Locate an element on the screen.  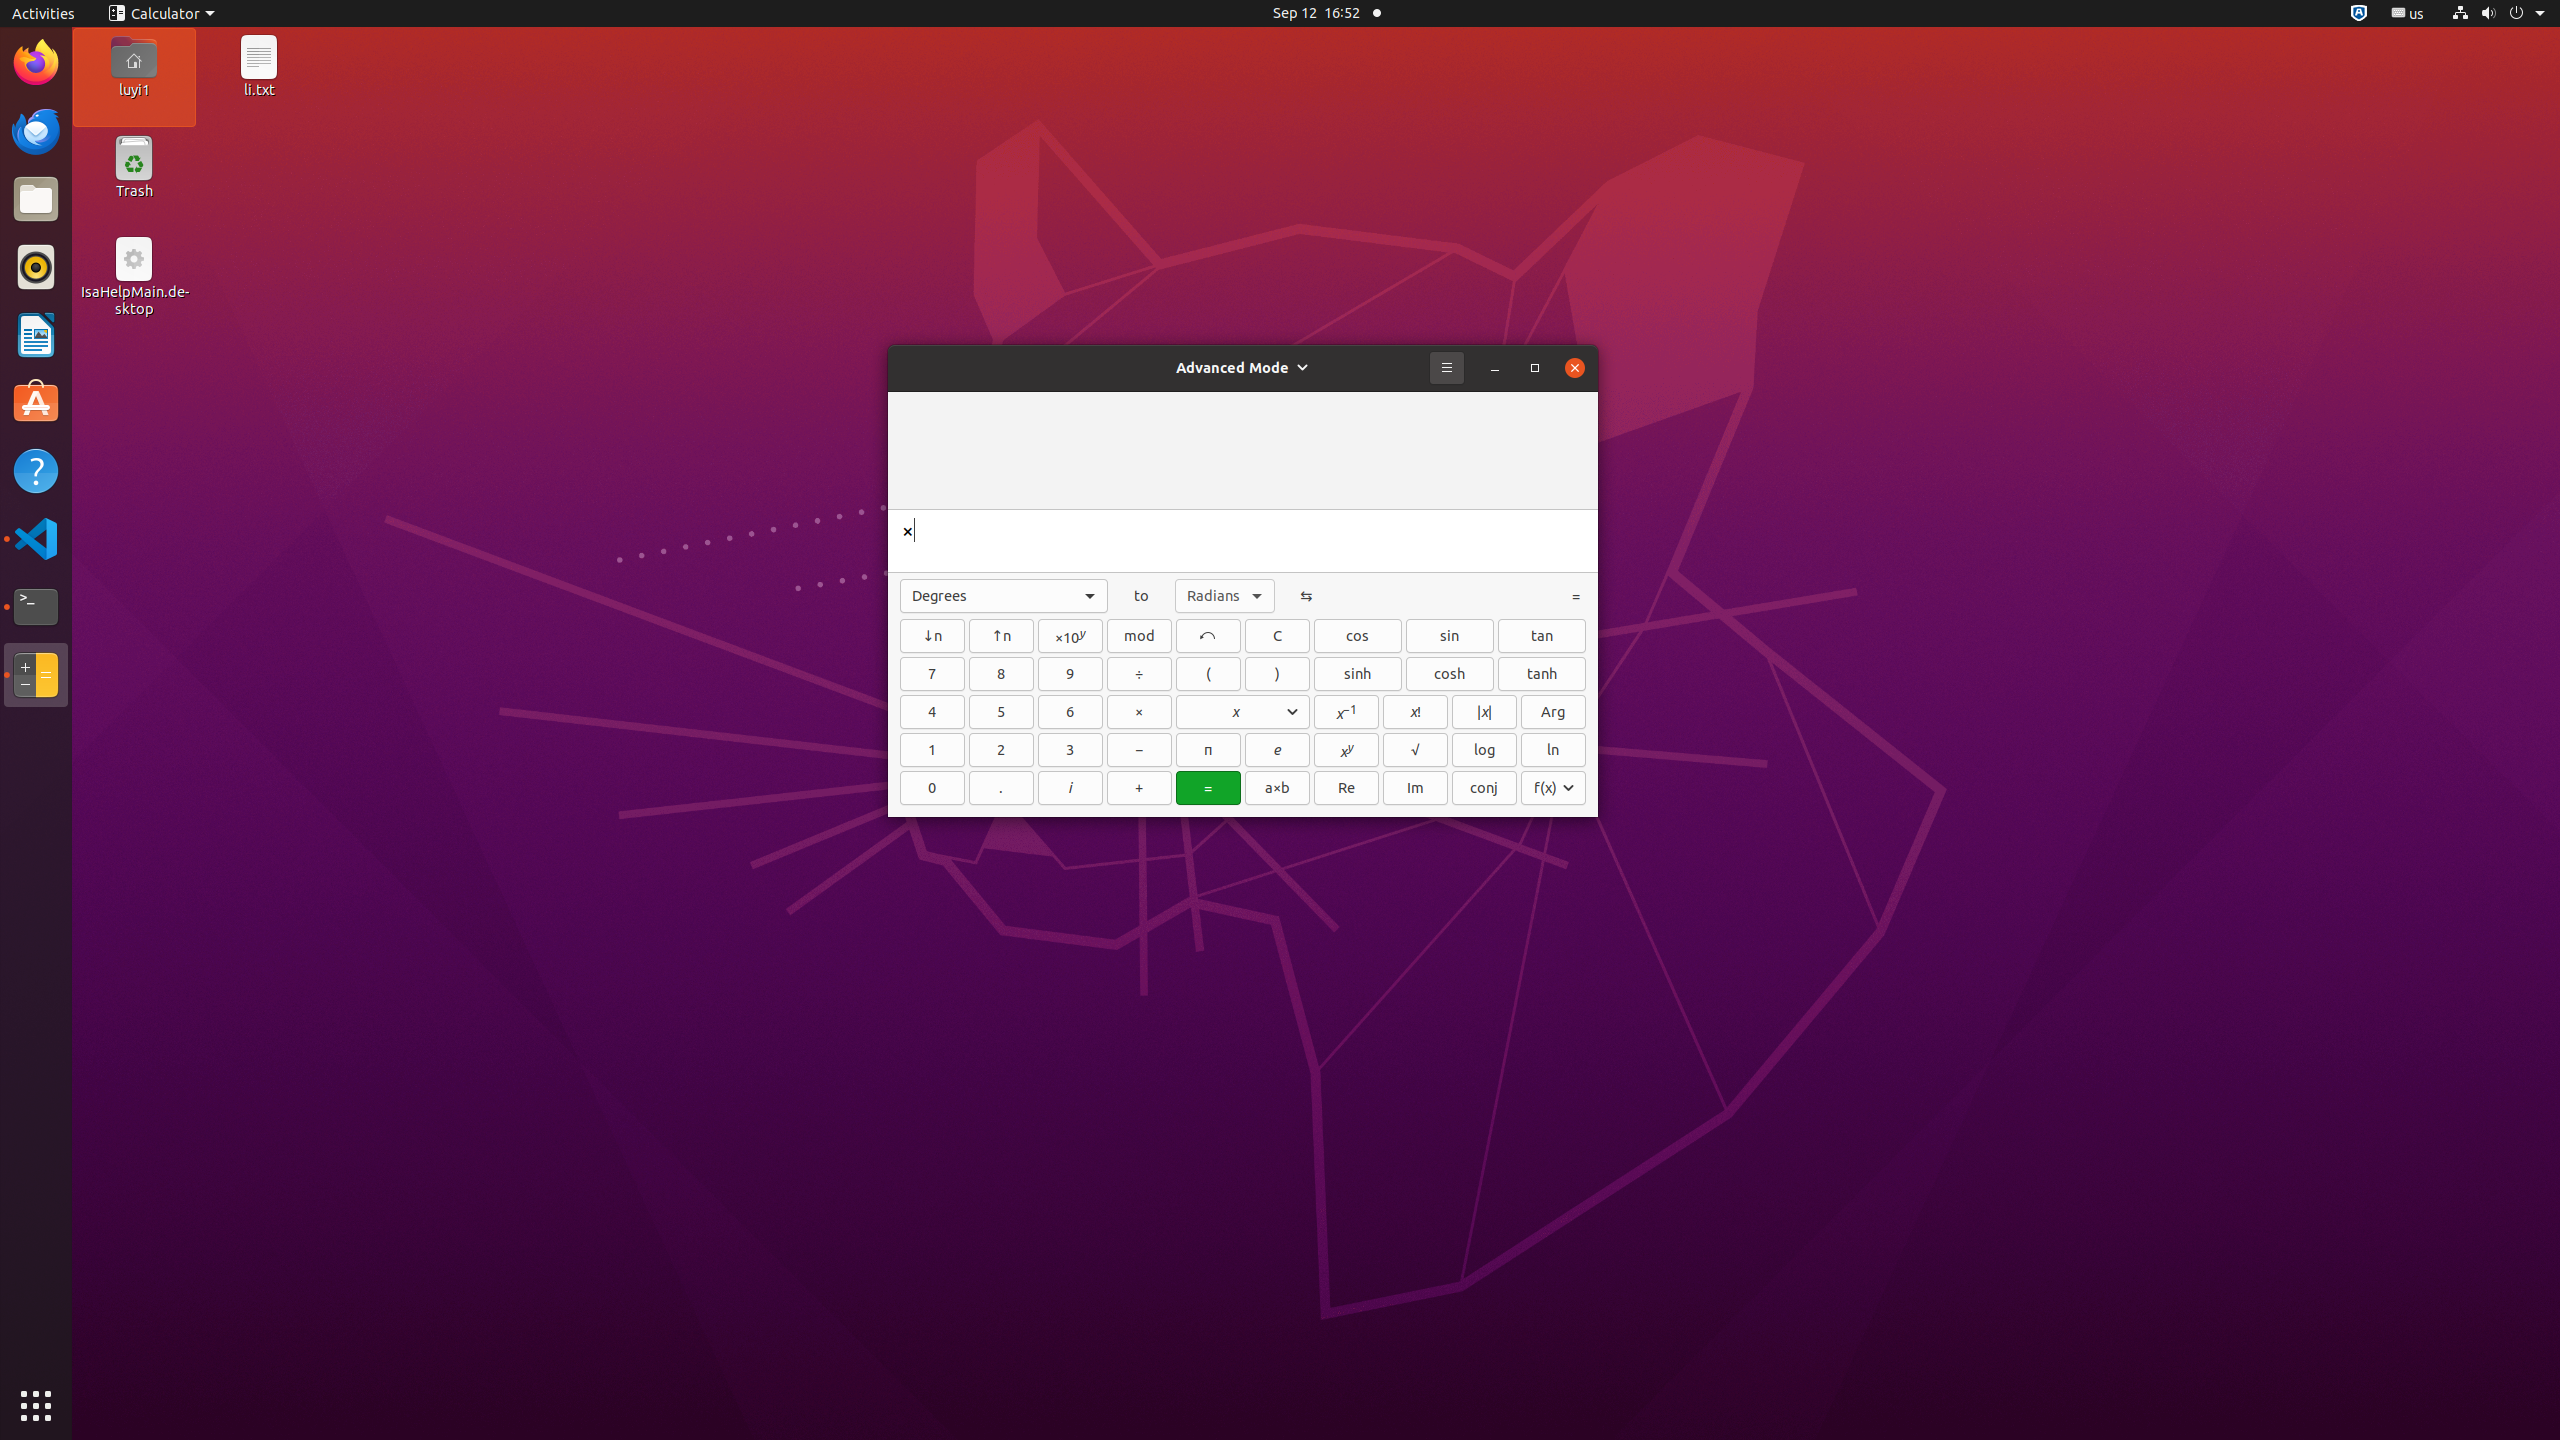
'Trash' is located at coordinates (133, 189).